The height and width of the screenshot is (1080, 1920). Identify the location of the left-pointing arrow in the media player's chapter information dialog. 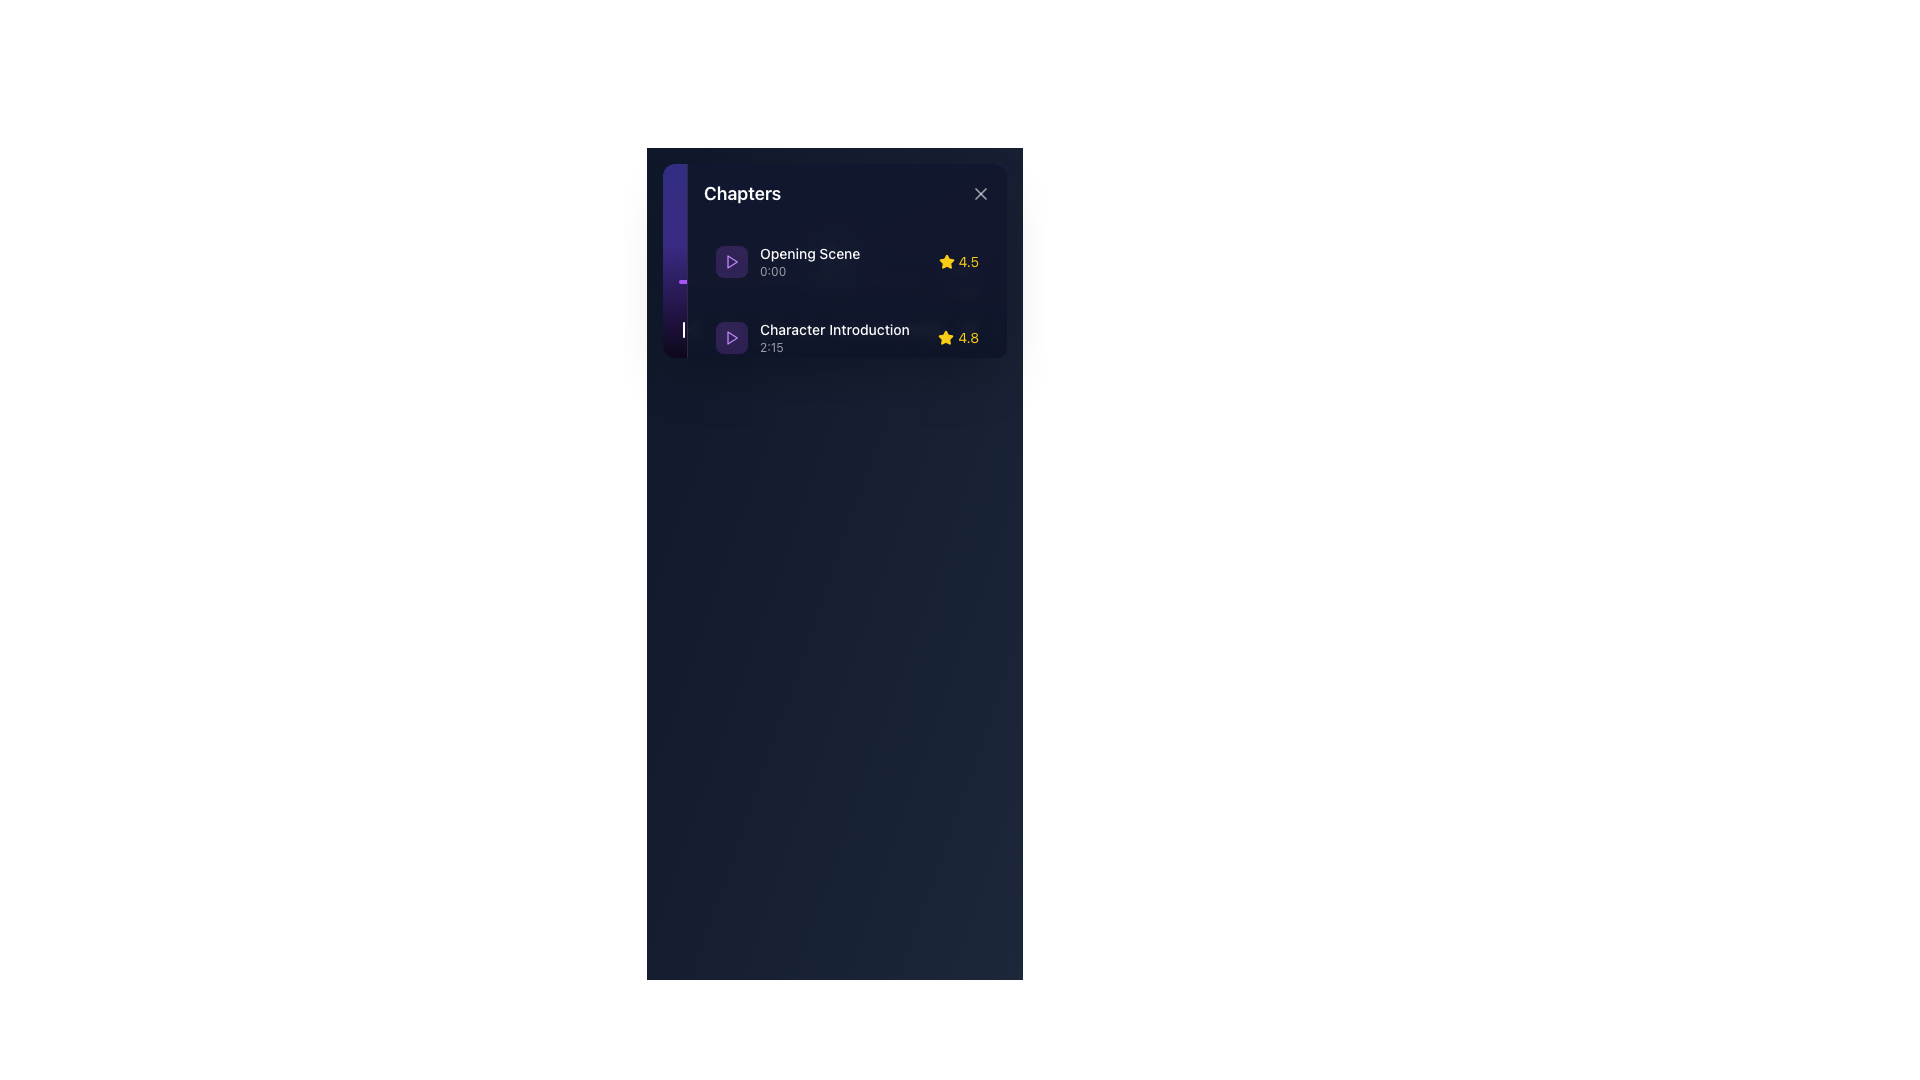
(692, 328).